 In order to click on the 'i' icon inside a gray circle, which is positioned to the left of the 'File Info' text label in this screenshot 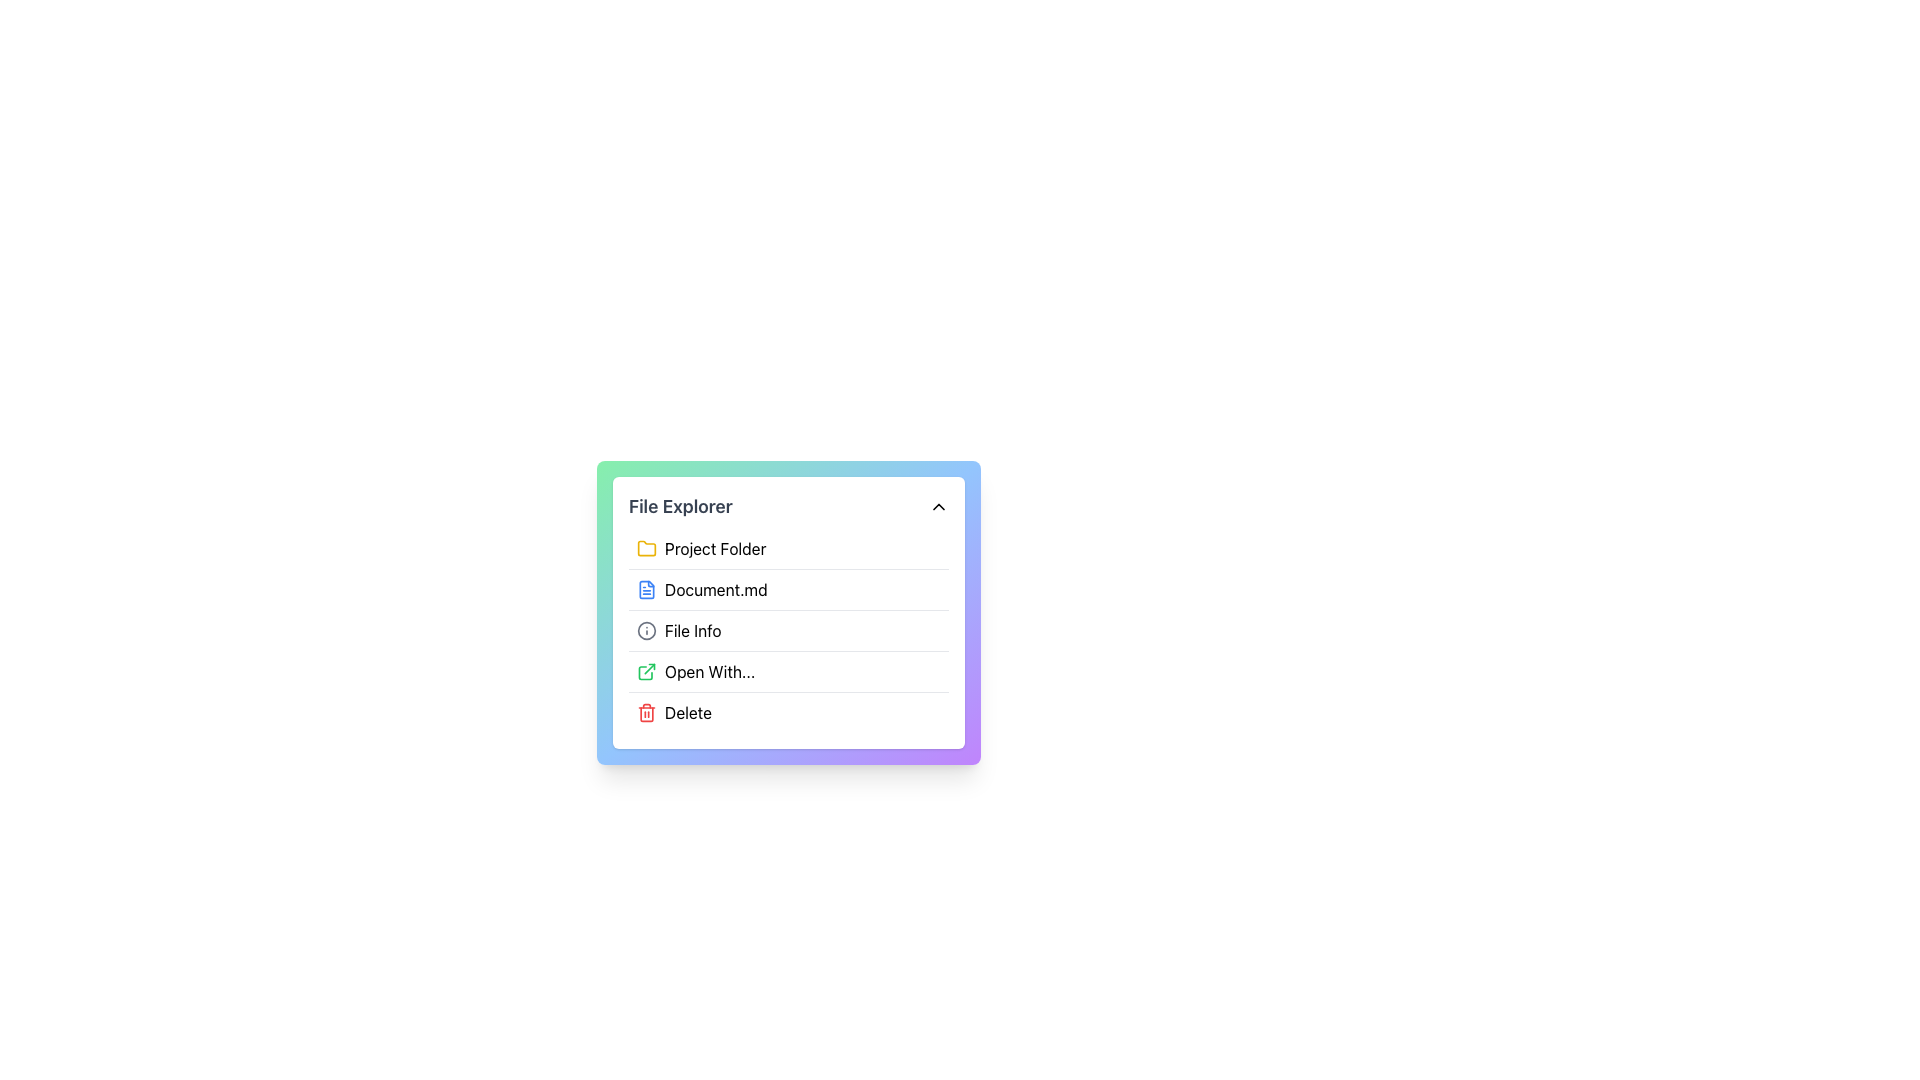, I will do `click(647, 631)`.